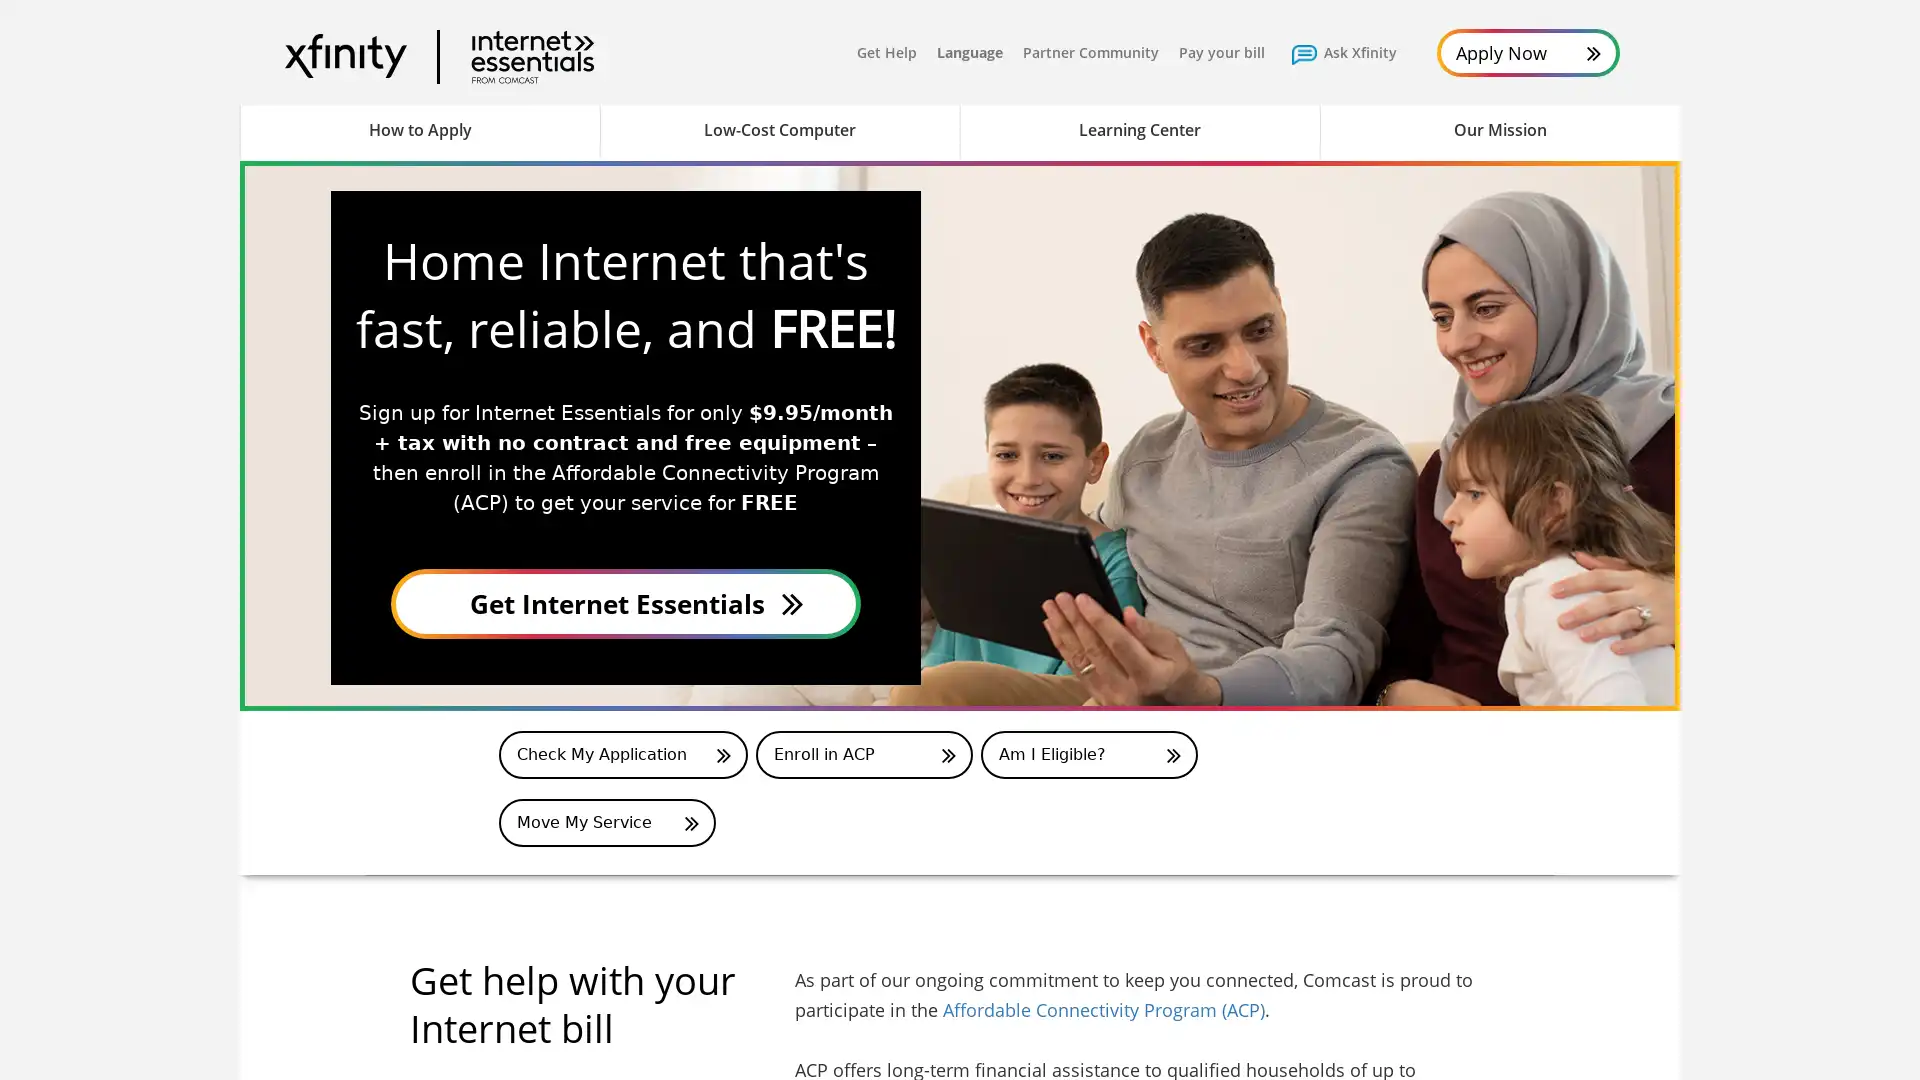 The height and width of the screenshot is (1080, 1920). I want to click on Enroll in ACP, so click(864, 755).